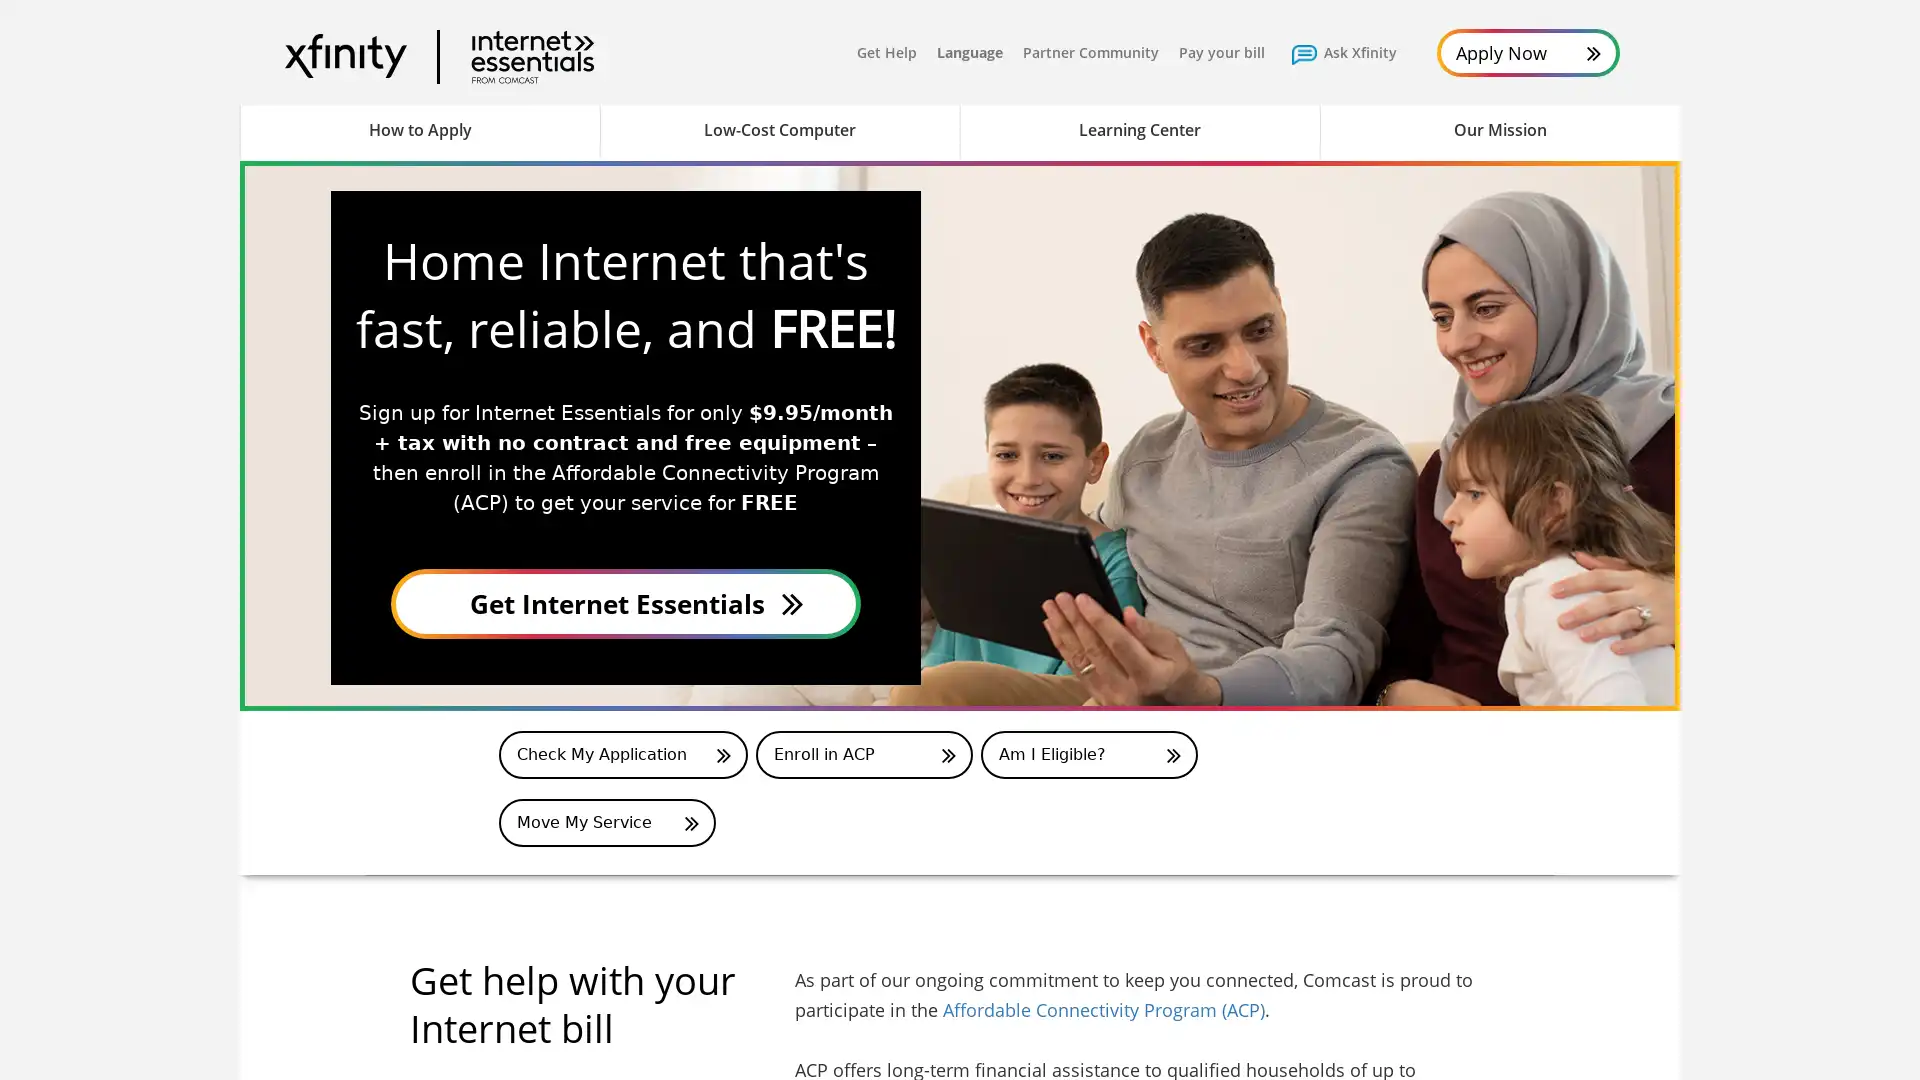 The height and width of the screenshot is (1080, 1920). I want to click on Enroll in ACP, so click(864, 755).